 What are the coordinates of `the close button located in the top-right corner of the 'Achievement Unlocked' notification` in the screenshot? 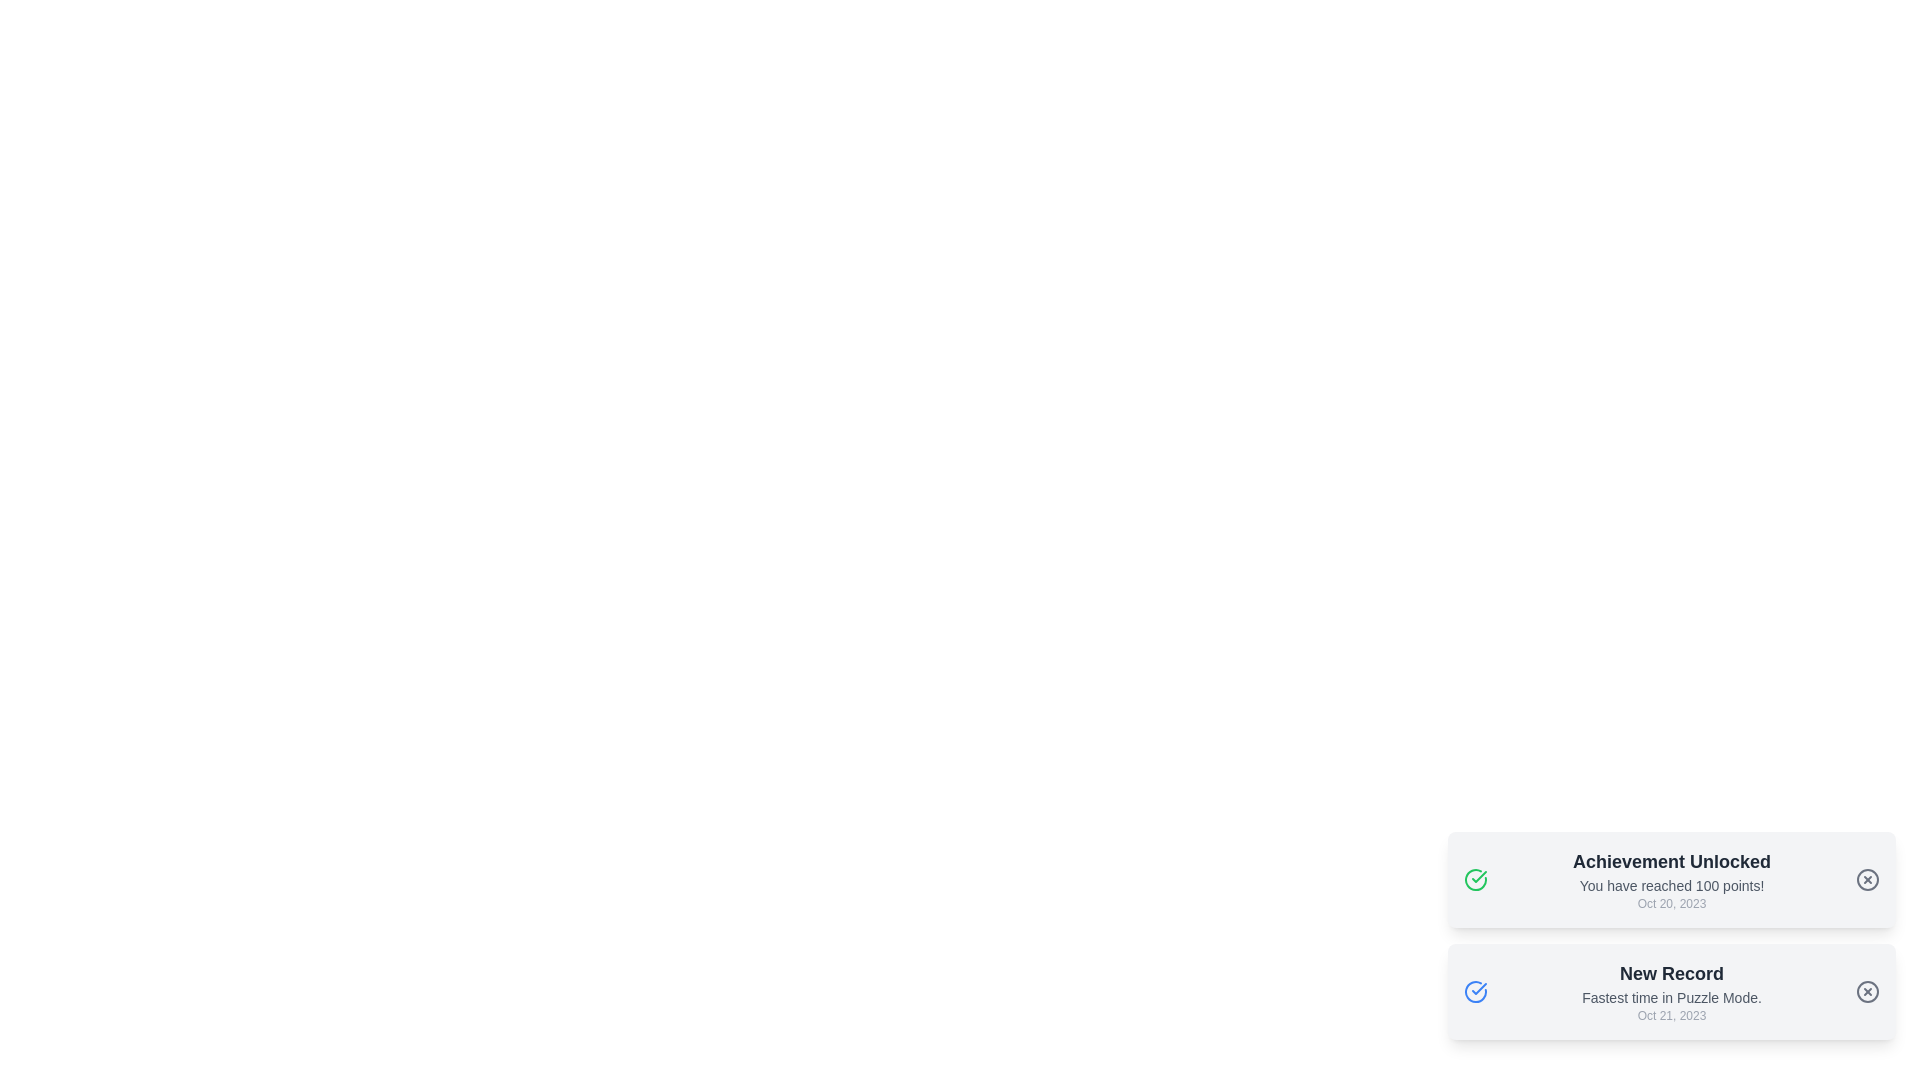 It's located at (1866, 878).